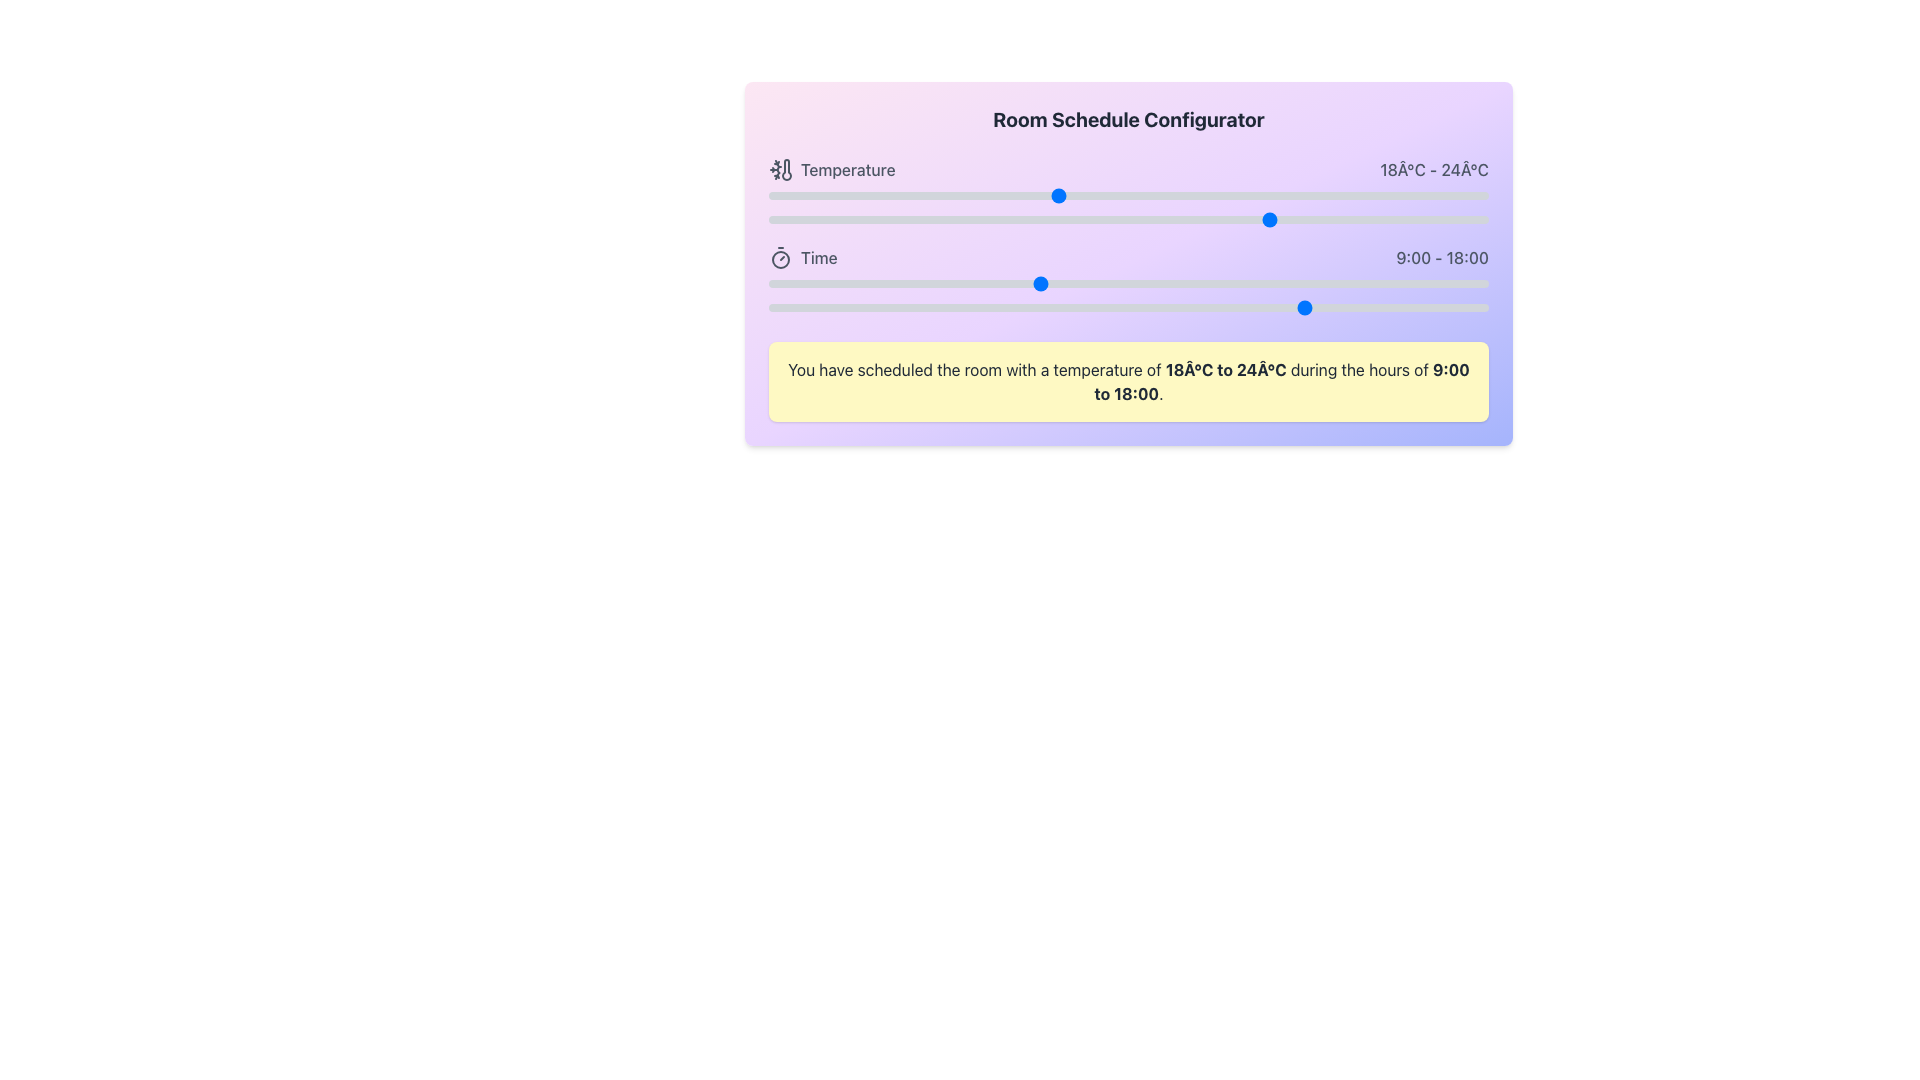  Describe the element at coordinates (1128, 237) in the screenshot. I see `the sliders in the 'Room Schedule Configurator' section` at that location.